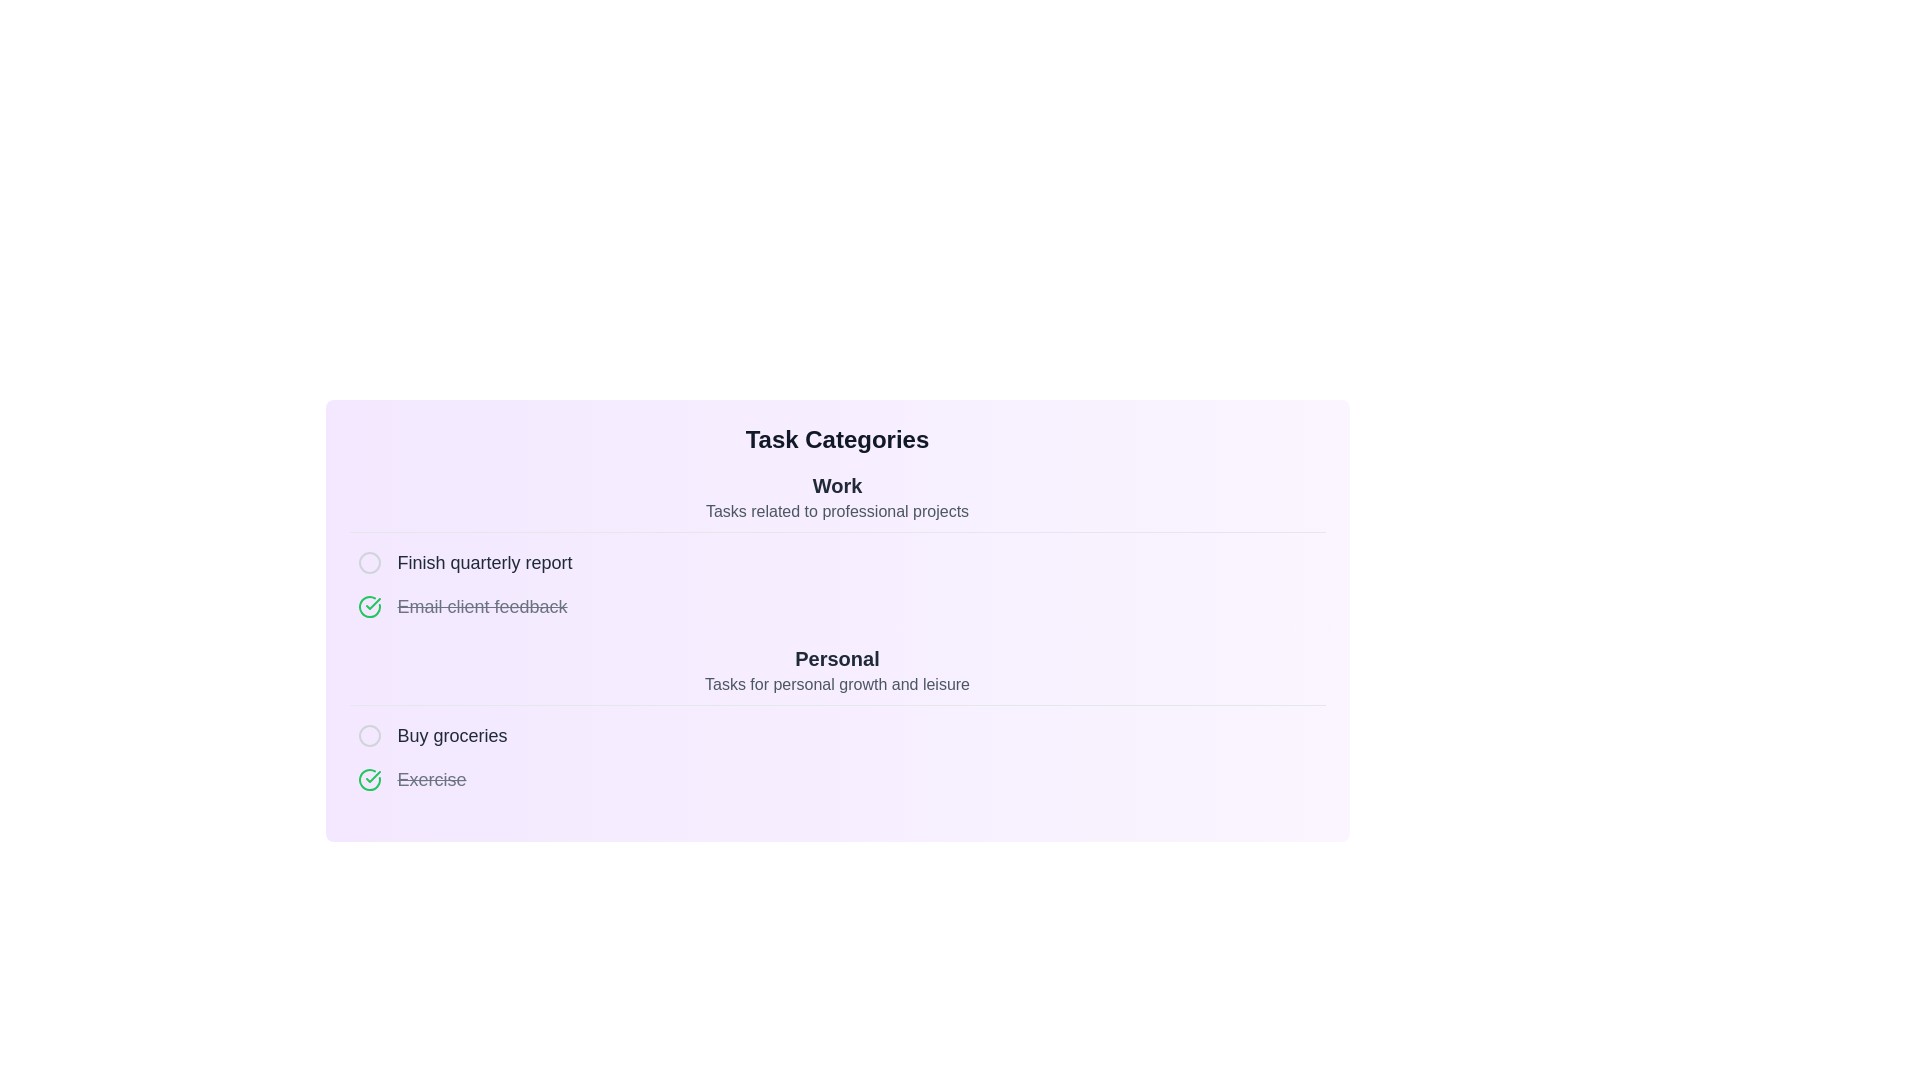 The width and height of the screenshot is (1920, 1080). I want to click on the 'Work' section header label in the task management interface, which is located beneath the 'Task Categories' title and above the description text for professional project tasks, so click(837, 486).